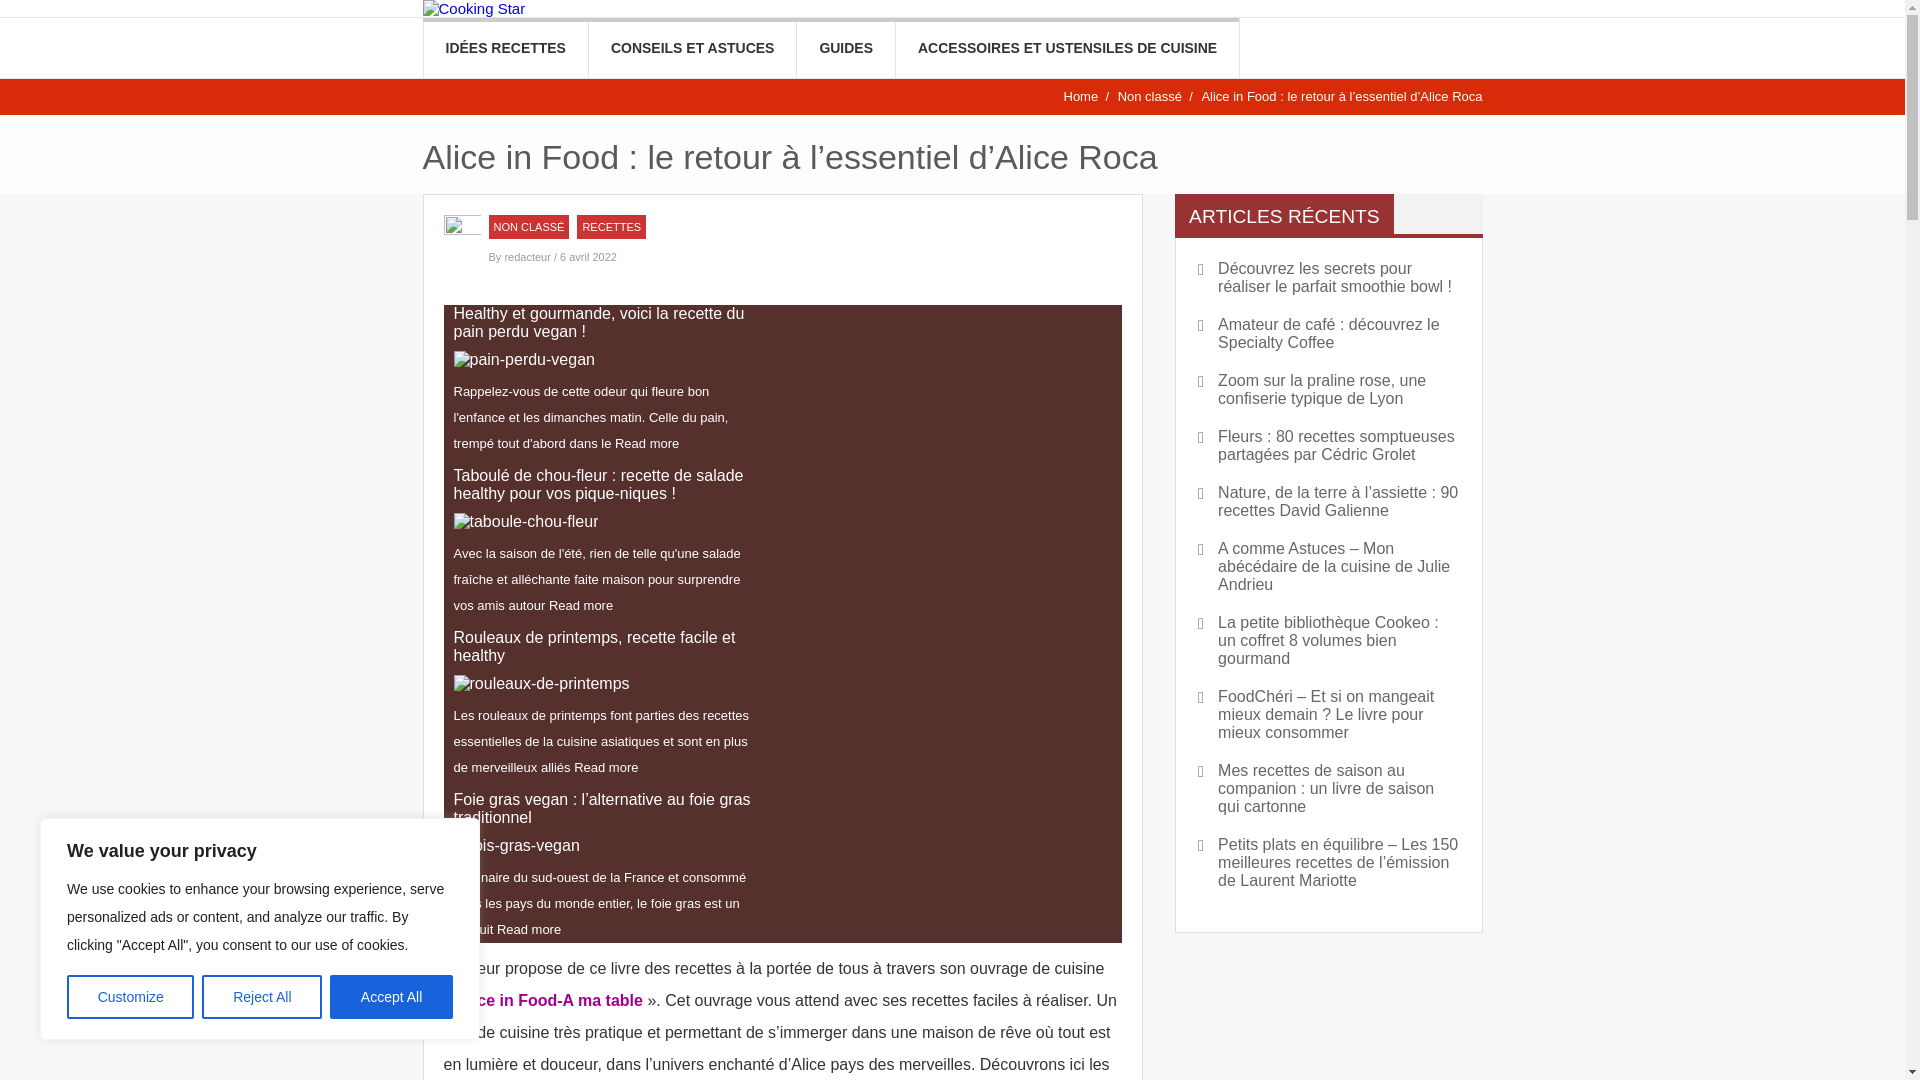 This screenshot has height=1080, width=1920. Describe the element at coordinates (610, 226) in the screenshot. I see `'RECETTES'` at that location.